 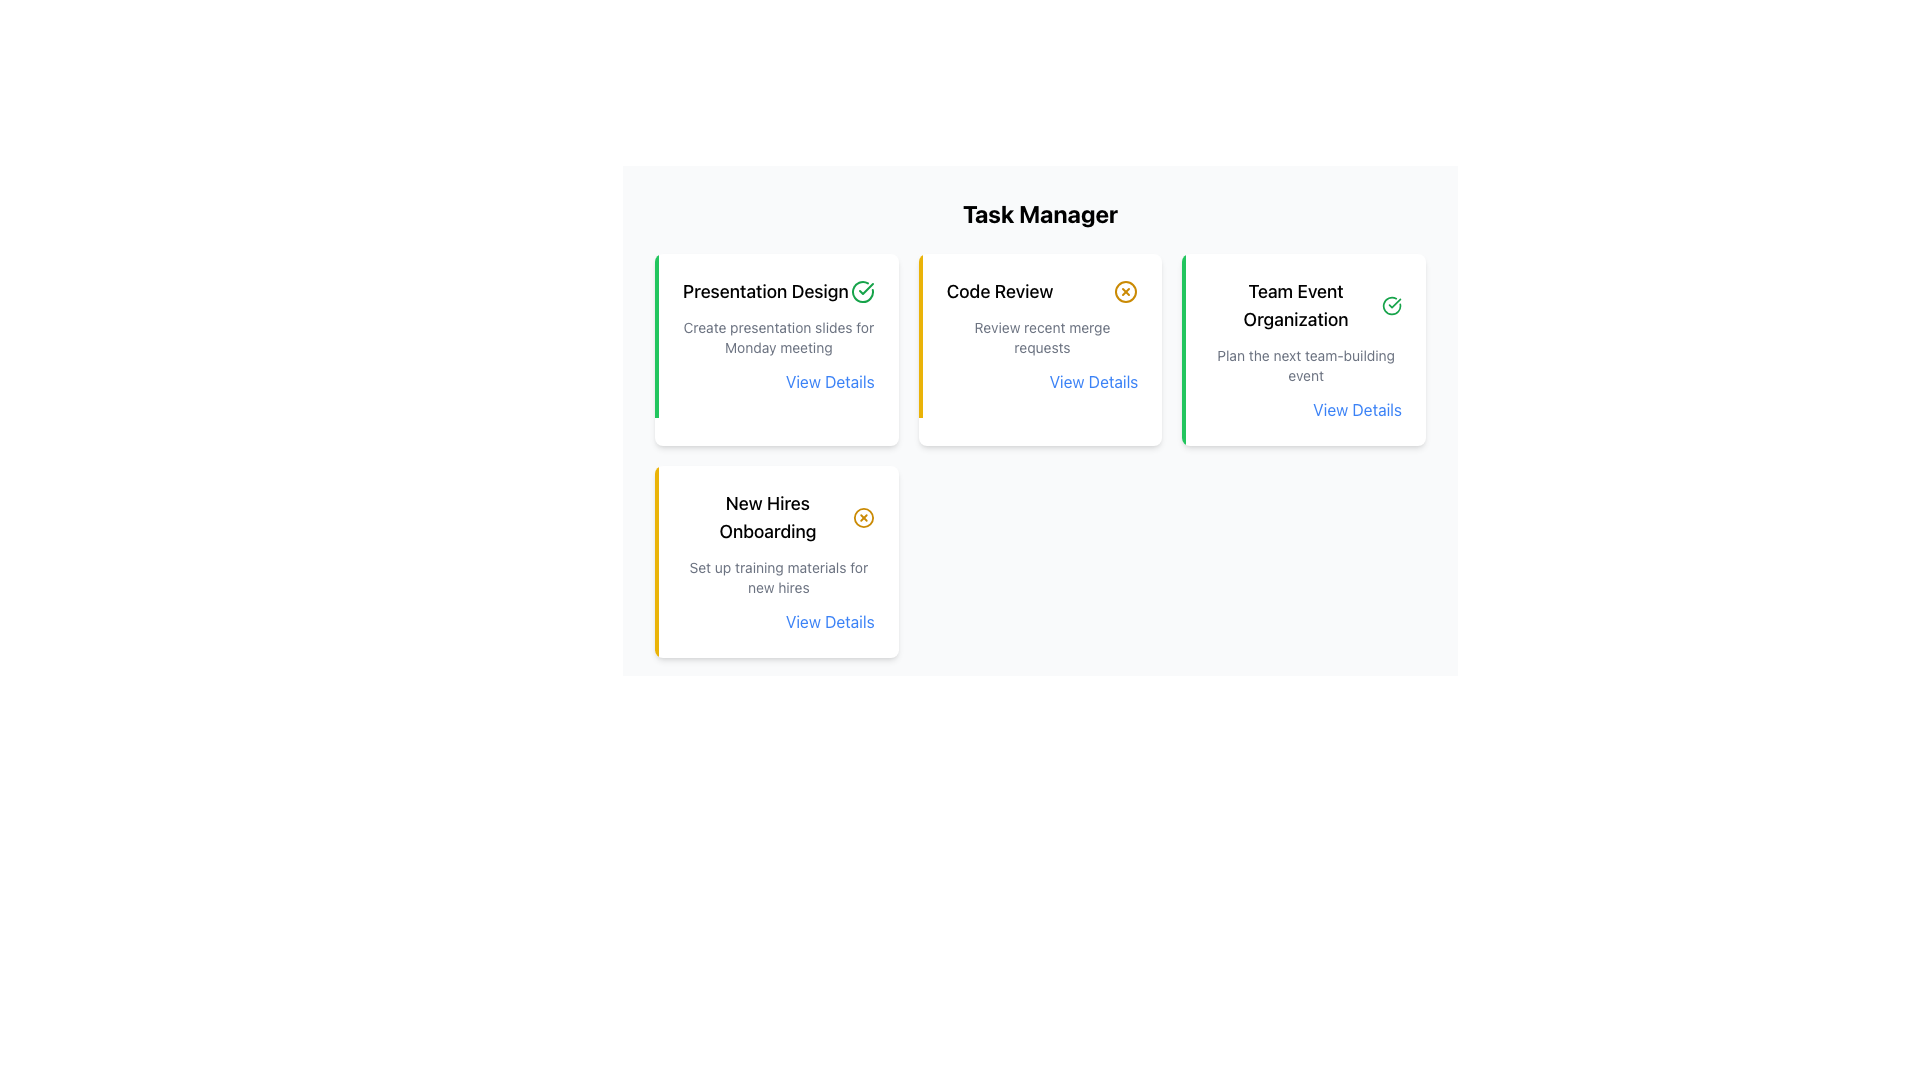 What do you see at coordinates (830, 381) in the screenshot?
I see `the 'View Details' hyperlink located at the bottom of the 'Presentation Design' card` at bounding box center [830, 381].